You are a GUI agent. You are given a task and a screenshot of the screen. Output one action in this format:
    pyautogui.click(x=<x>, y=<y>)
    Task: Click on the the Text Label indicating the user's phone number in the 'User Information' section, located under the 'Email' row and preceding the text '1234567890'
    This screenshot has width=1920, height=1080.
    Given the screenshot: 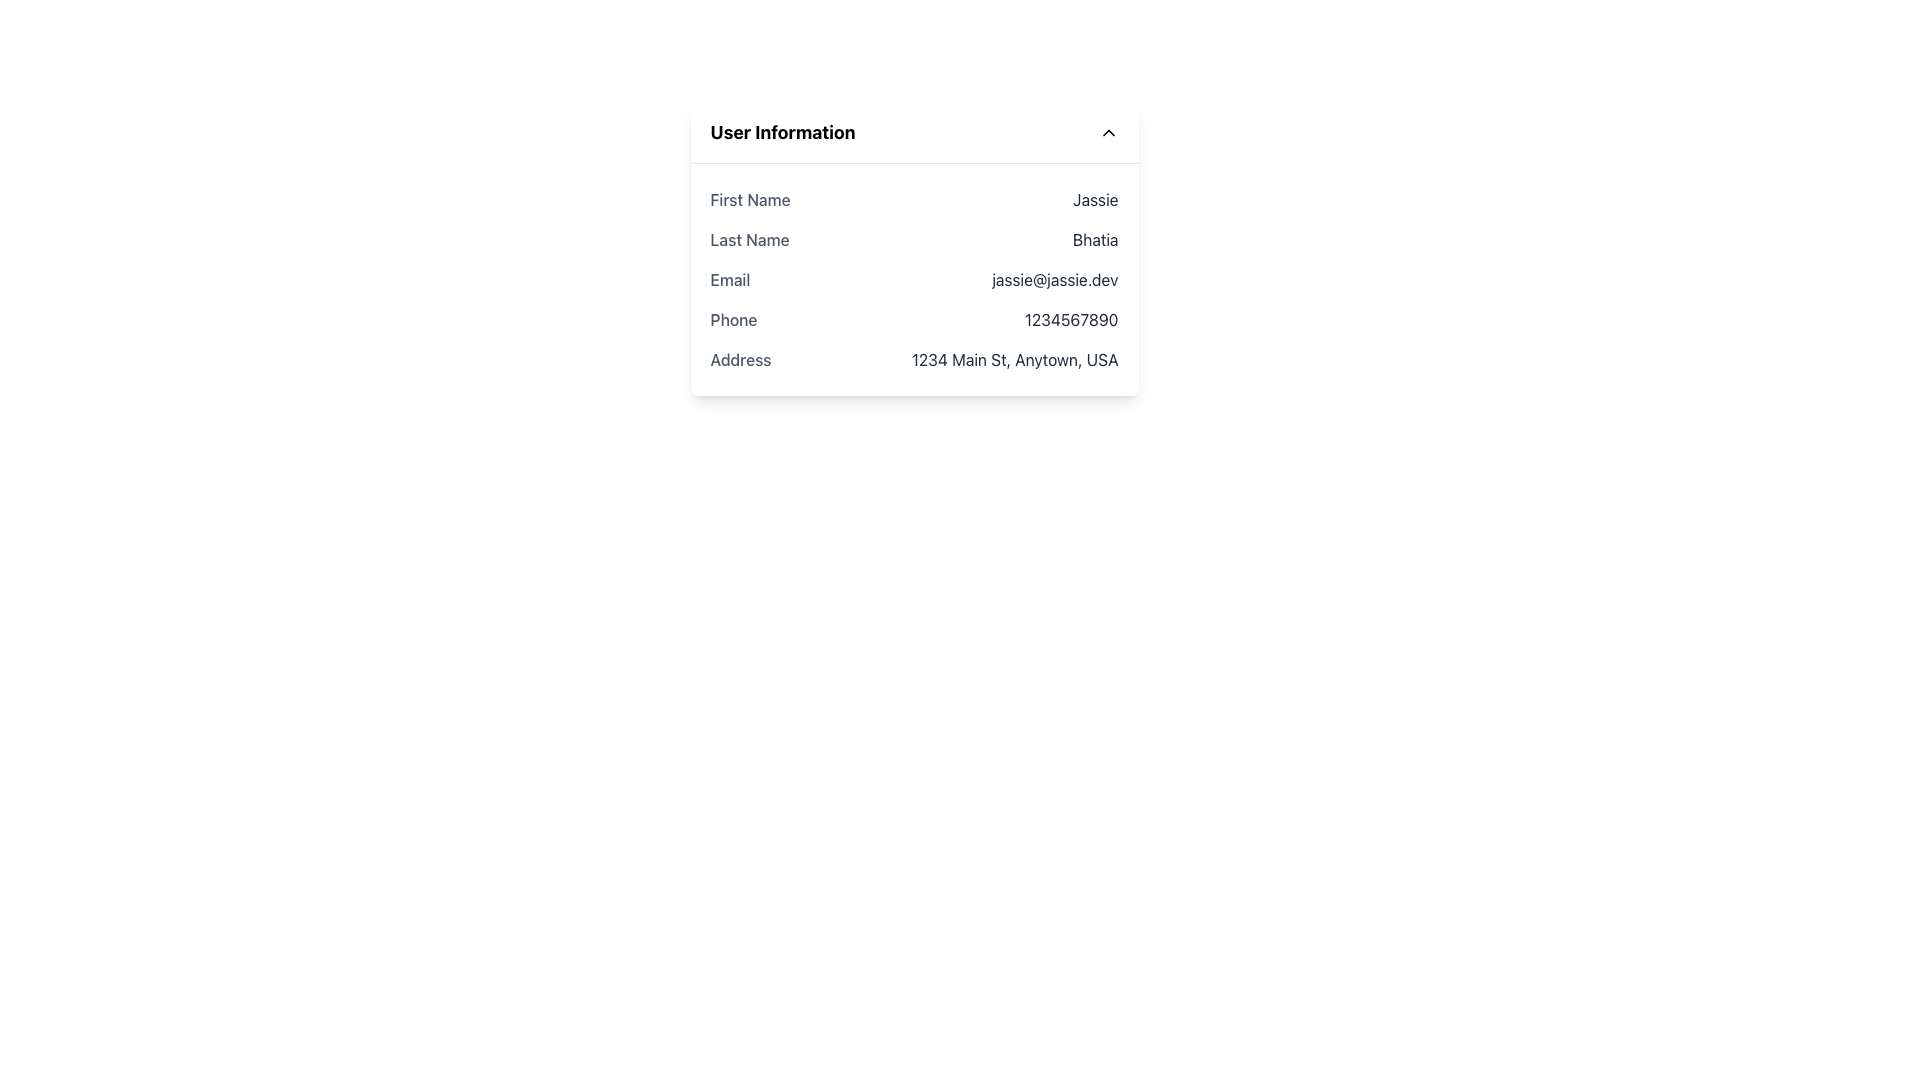 What is the action you would take?
    pyautogui.click(x=733, y=319)
    